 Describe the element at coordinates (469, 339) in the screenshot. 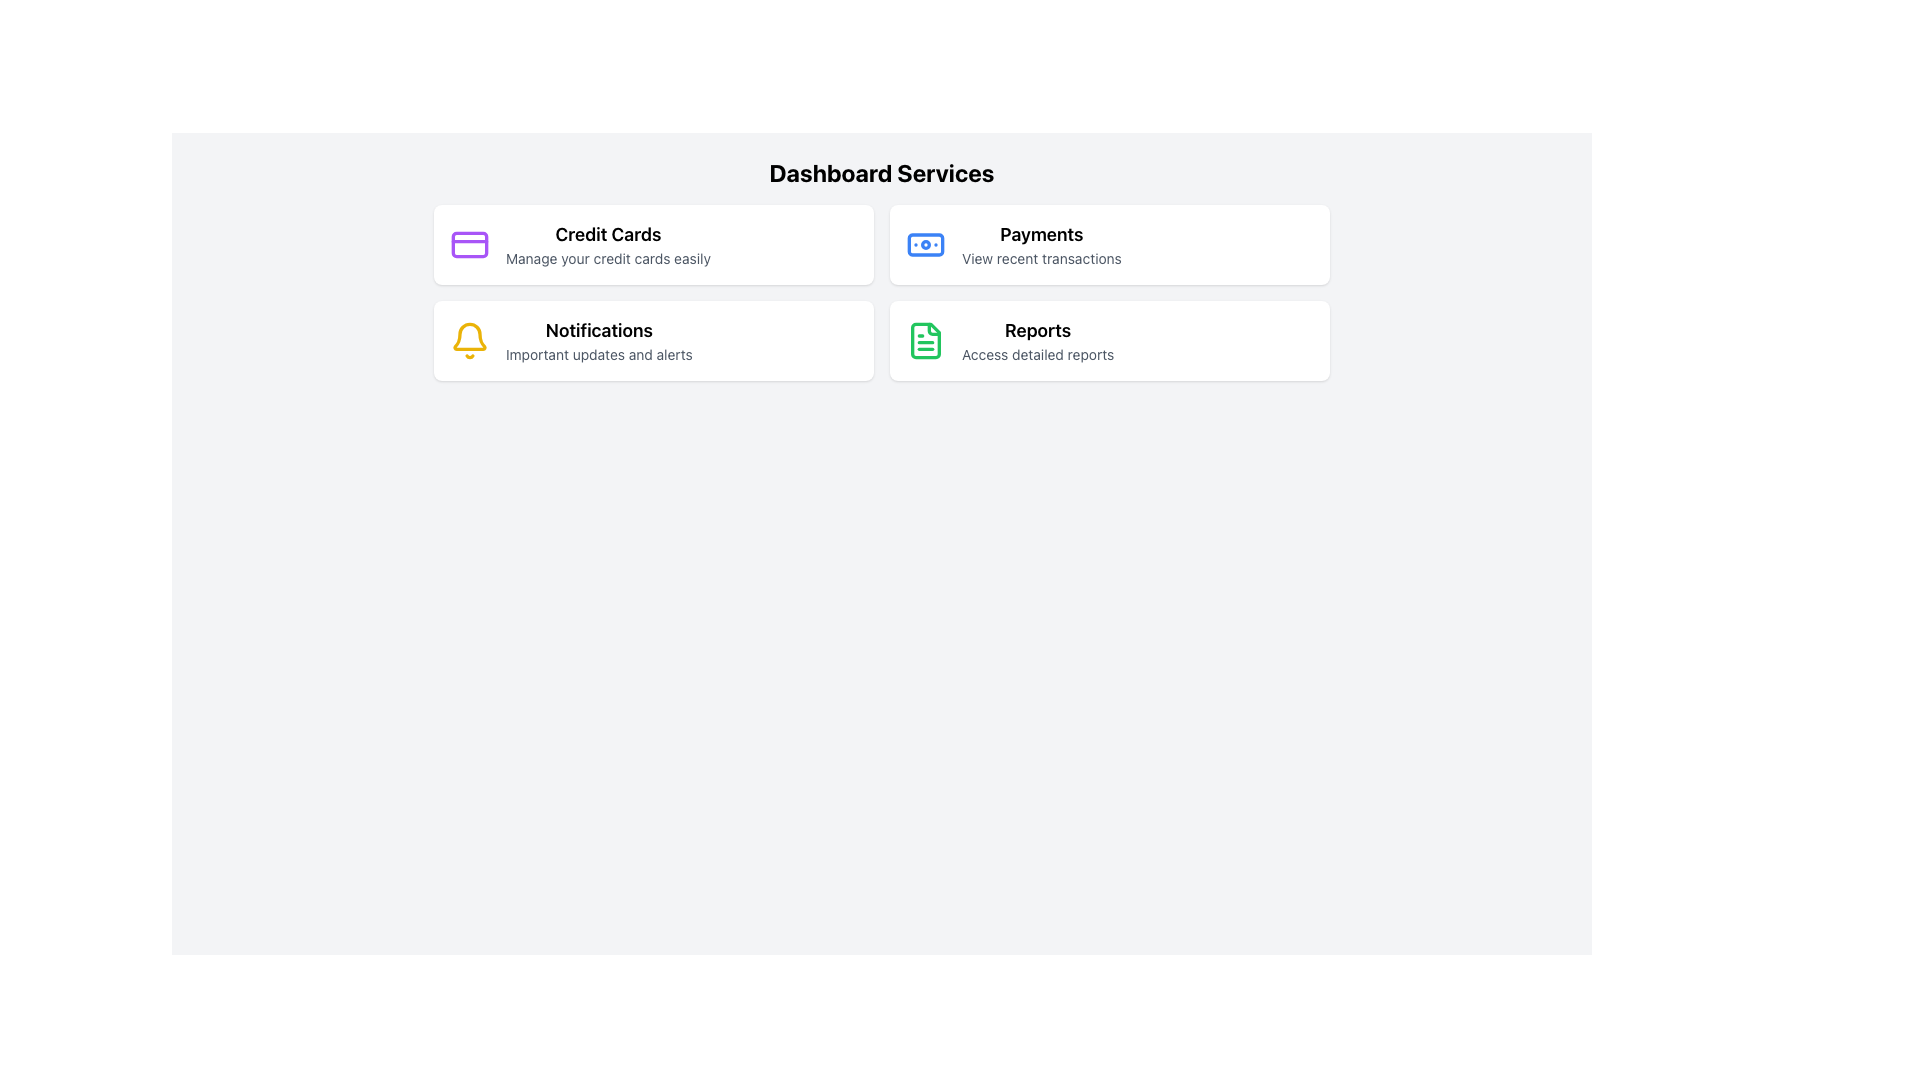

I see `the yellow bell icon located at the left-most part of the 'Notifications' section, which precedes the text label 'Notifications Important updates and alerts'` at that location.